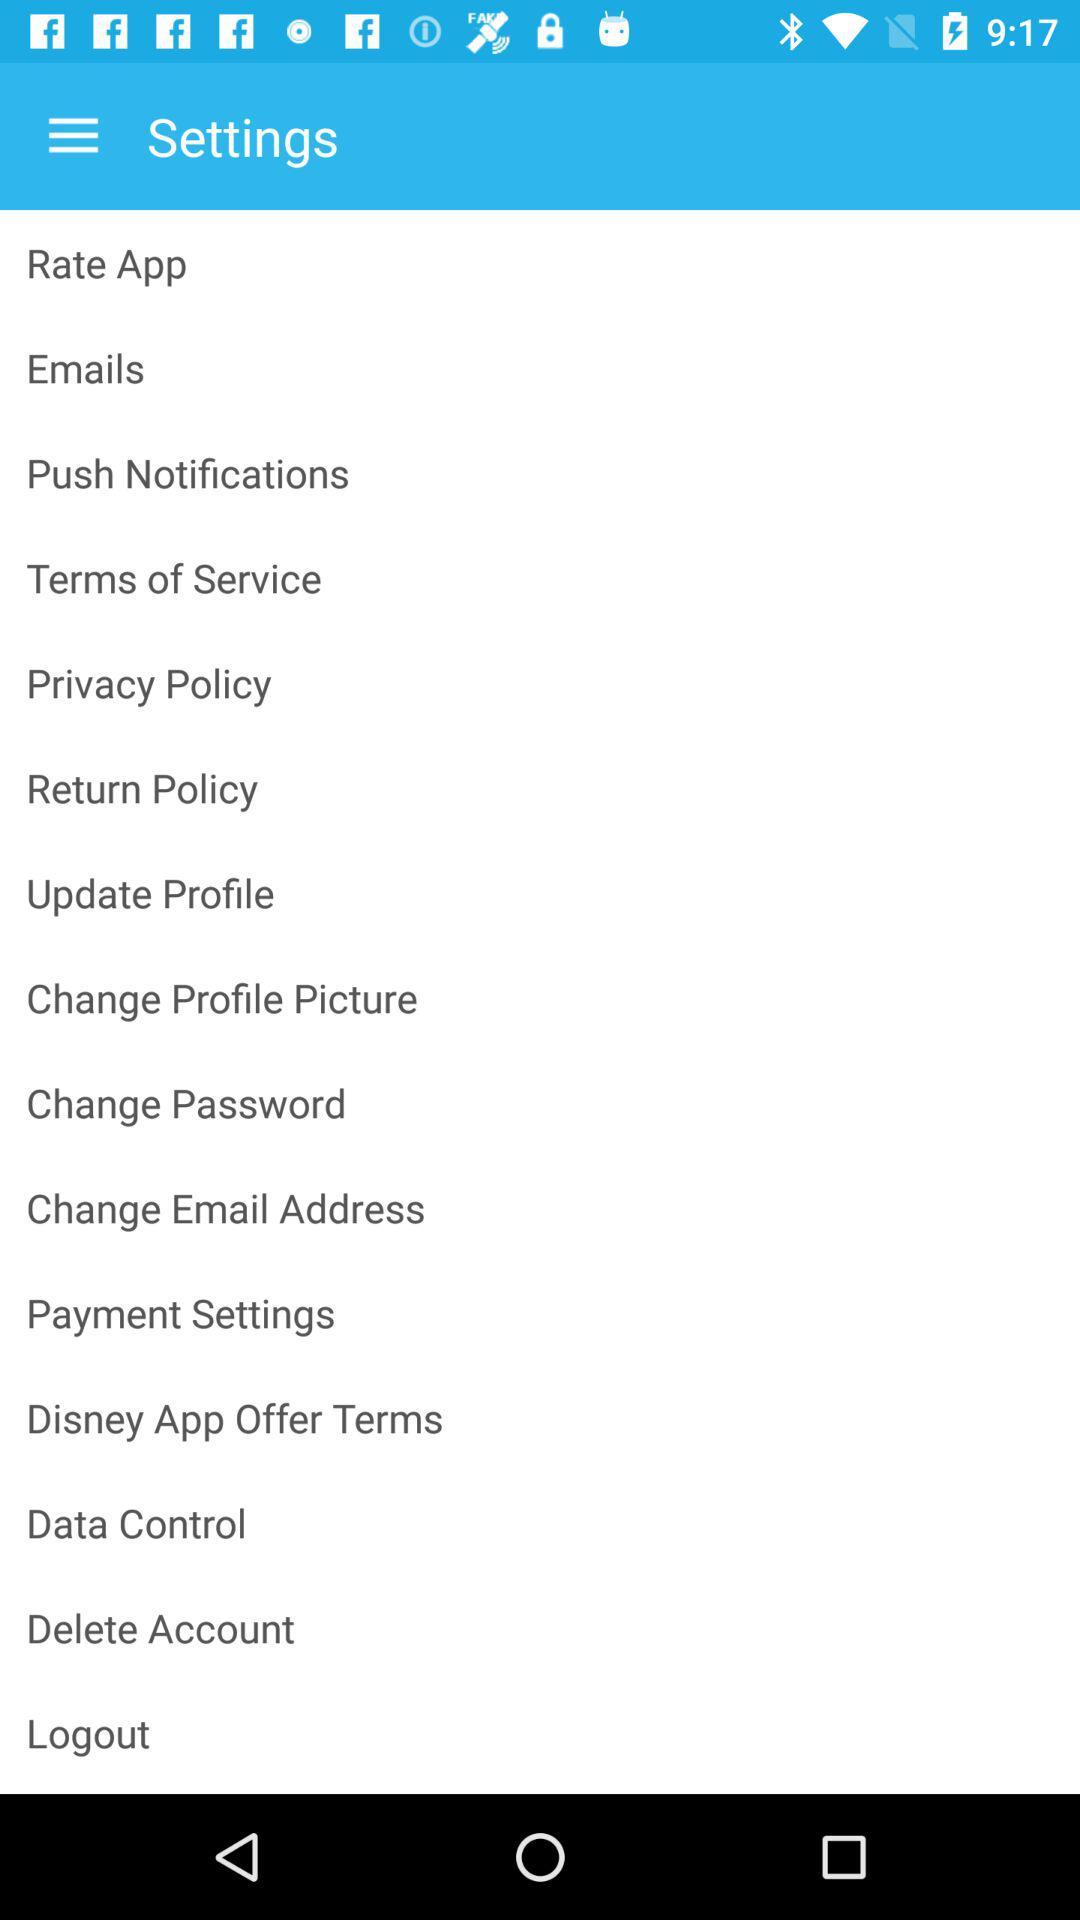  Describe the element at coordinates (540, 1101) in the screenshot. I see `the change password` at that location.